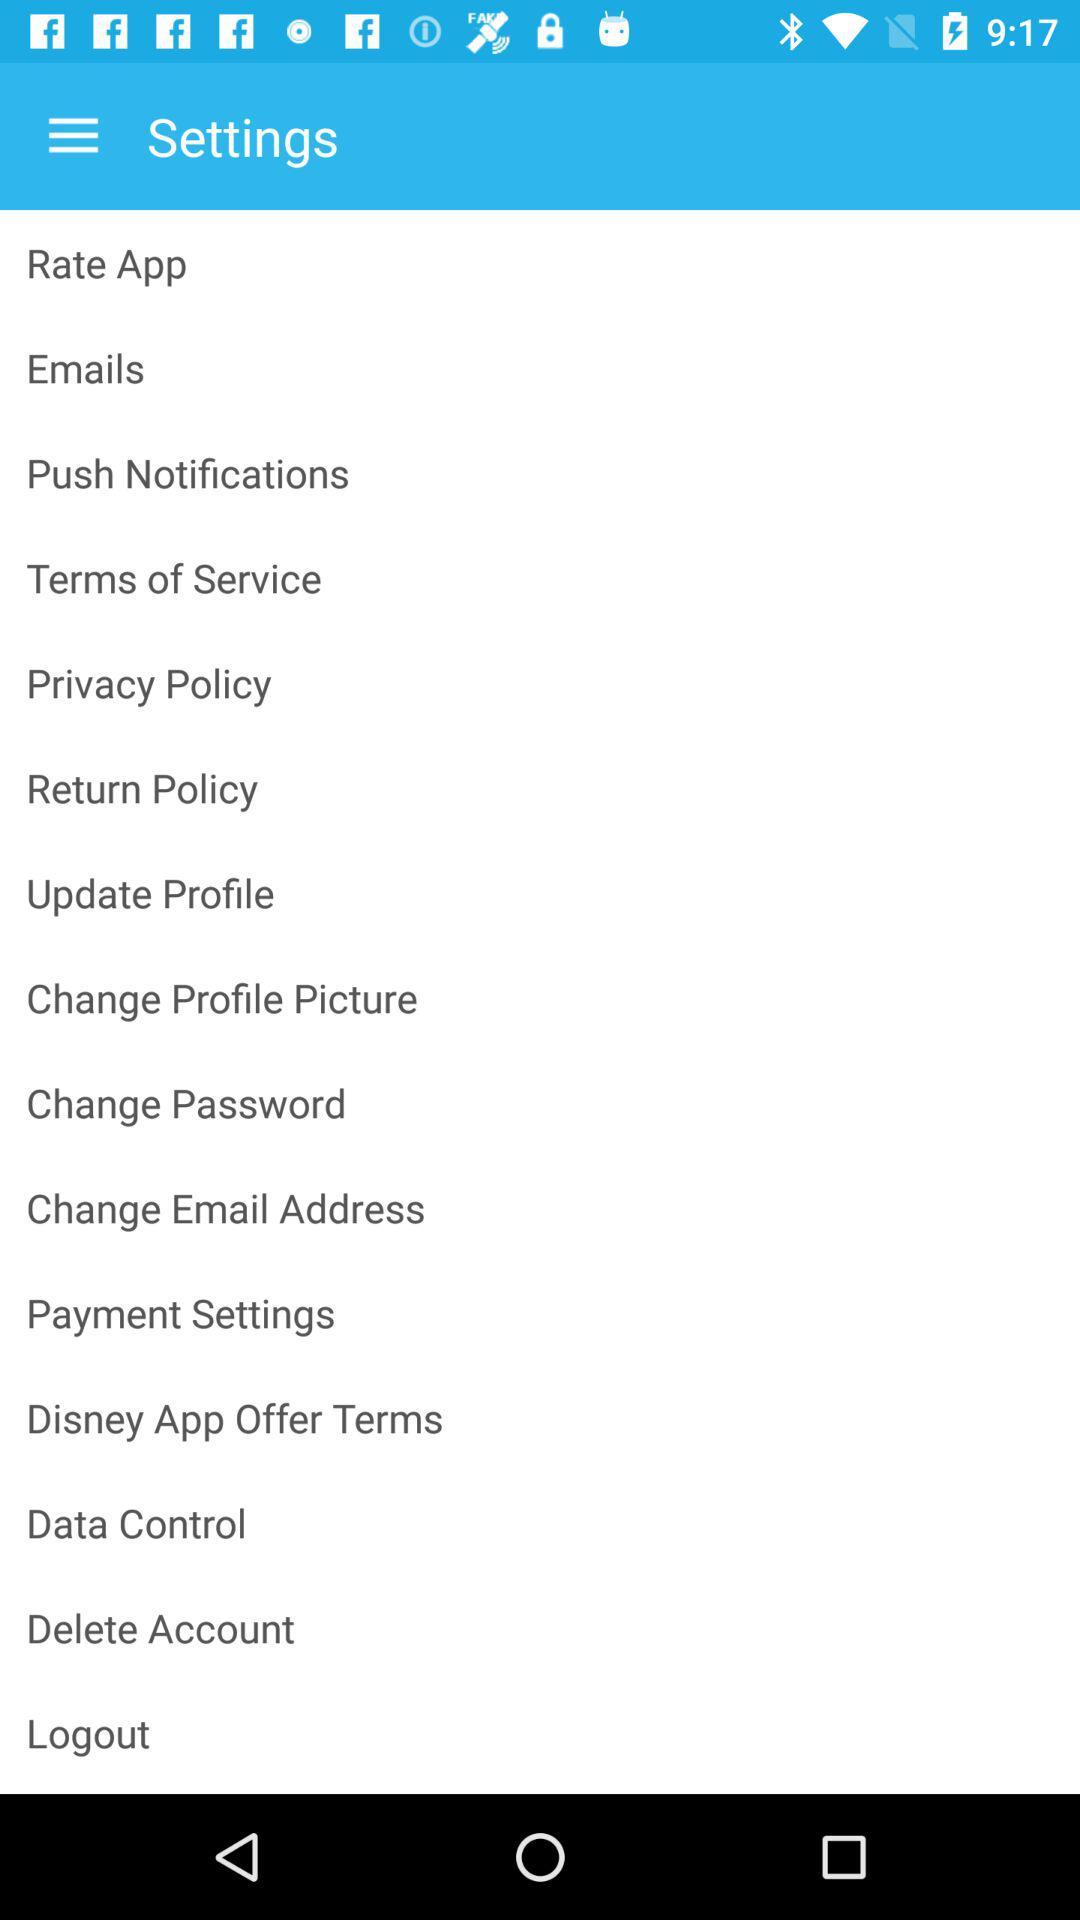  Describe the element at coordinates (540, 1101) in the screenshot. I see `the change password` at that location.